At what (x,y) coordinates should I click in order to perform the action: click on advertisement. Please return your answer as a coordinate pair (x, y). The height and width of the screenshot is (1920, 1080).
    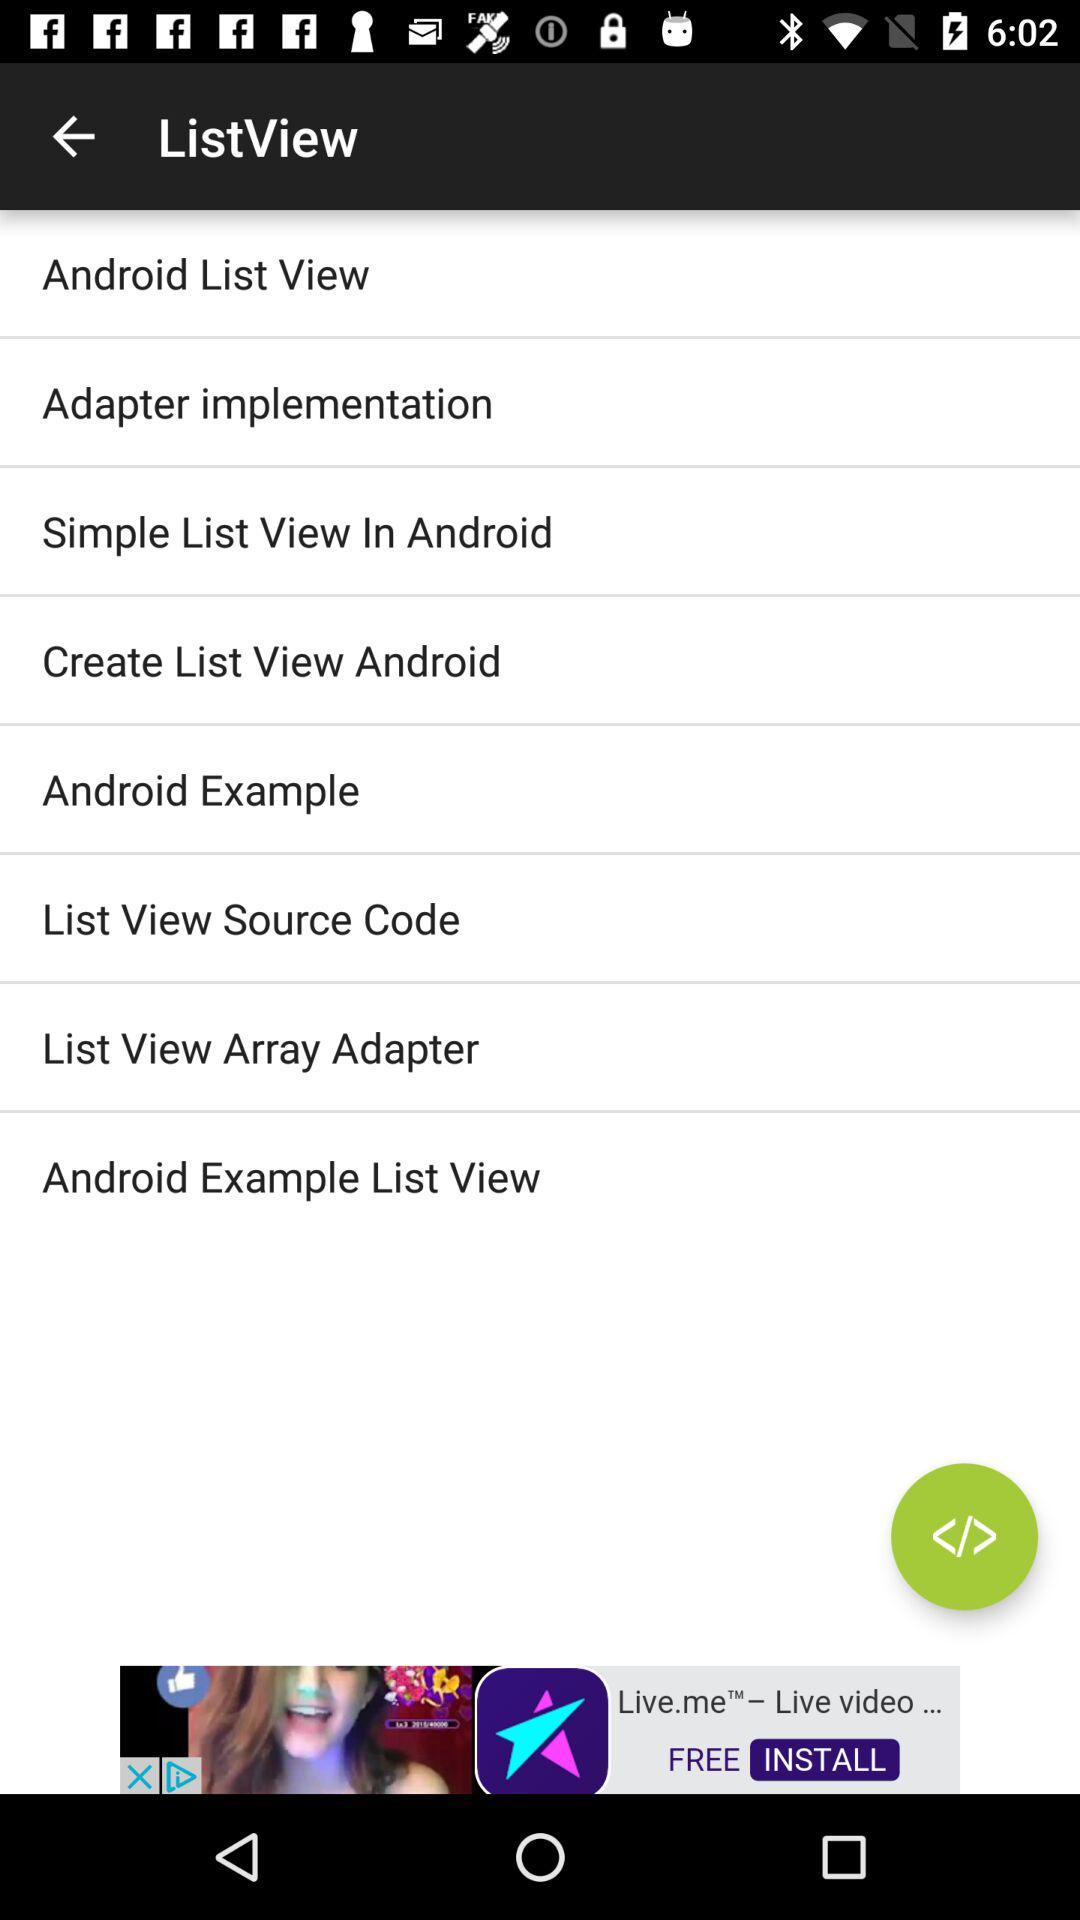
    Looking at the image, I should click on (540, 1727).